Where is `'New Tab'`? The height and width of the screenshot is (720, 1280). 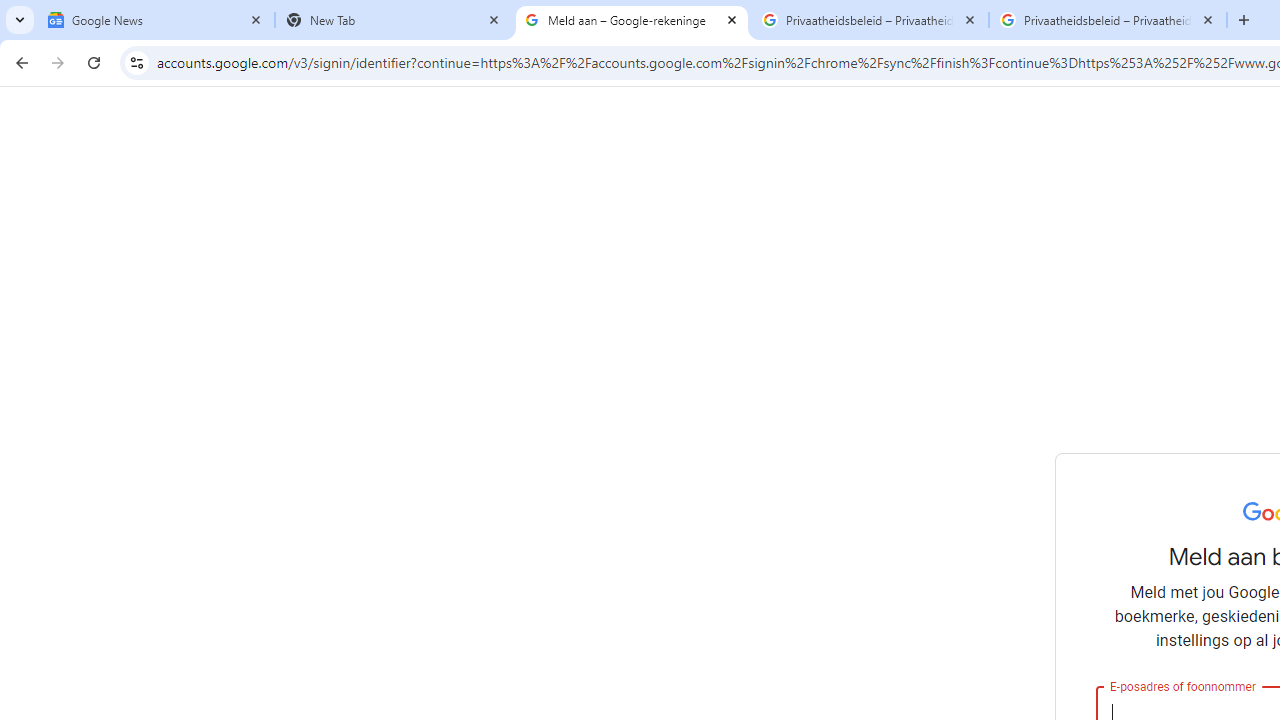
'New Tab' is located at coordinates (394, 20).